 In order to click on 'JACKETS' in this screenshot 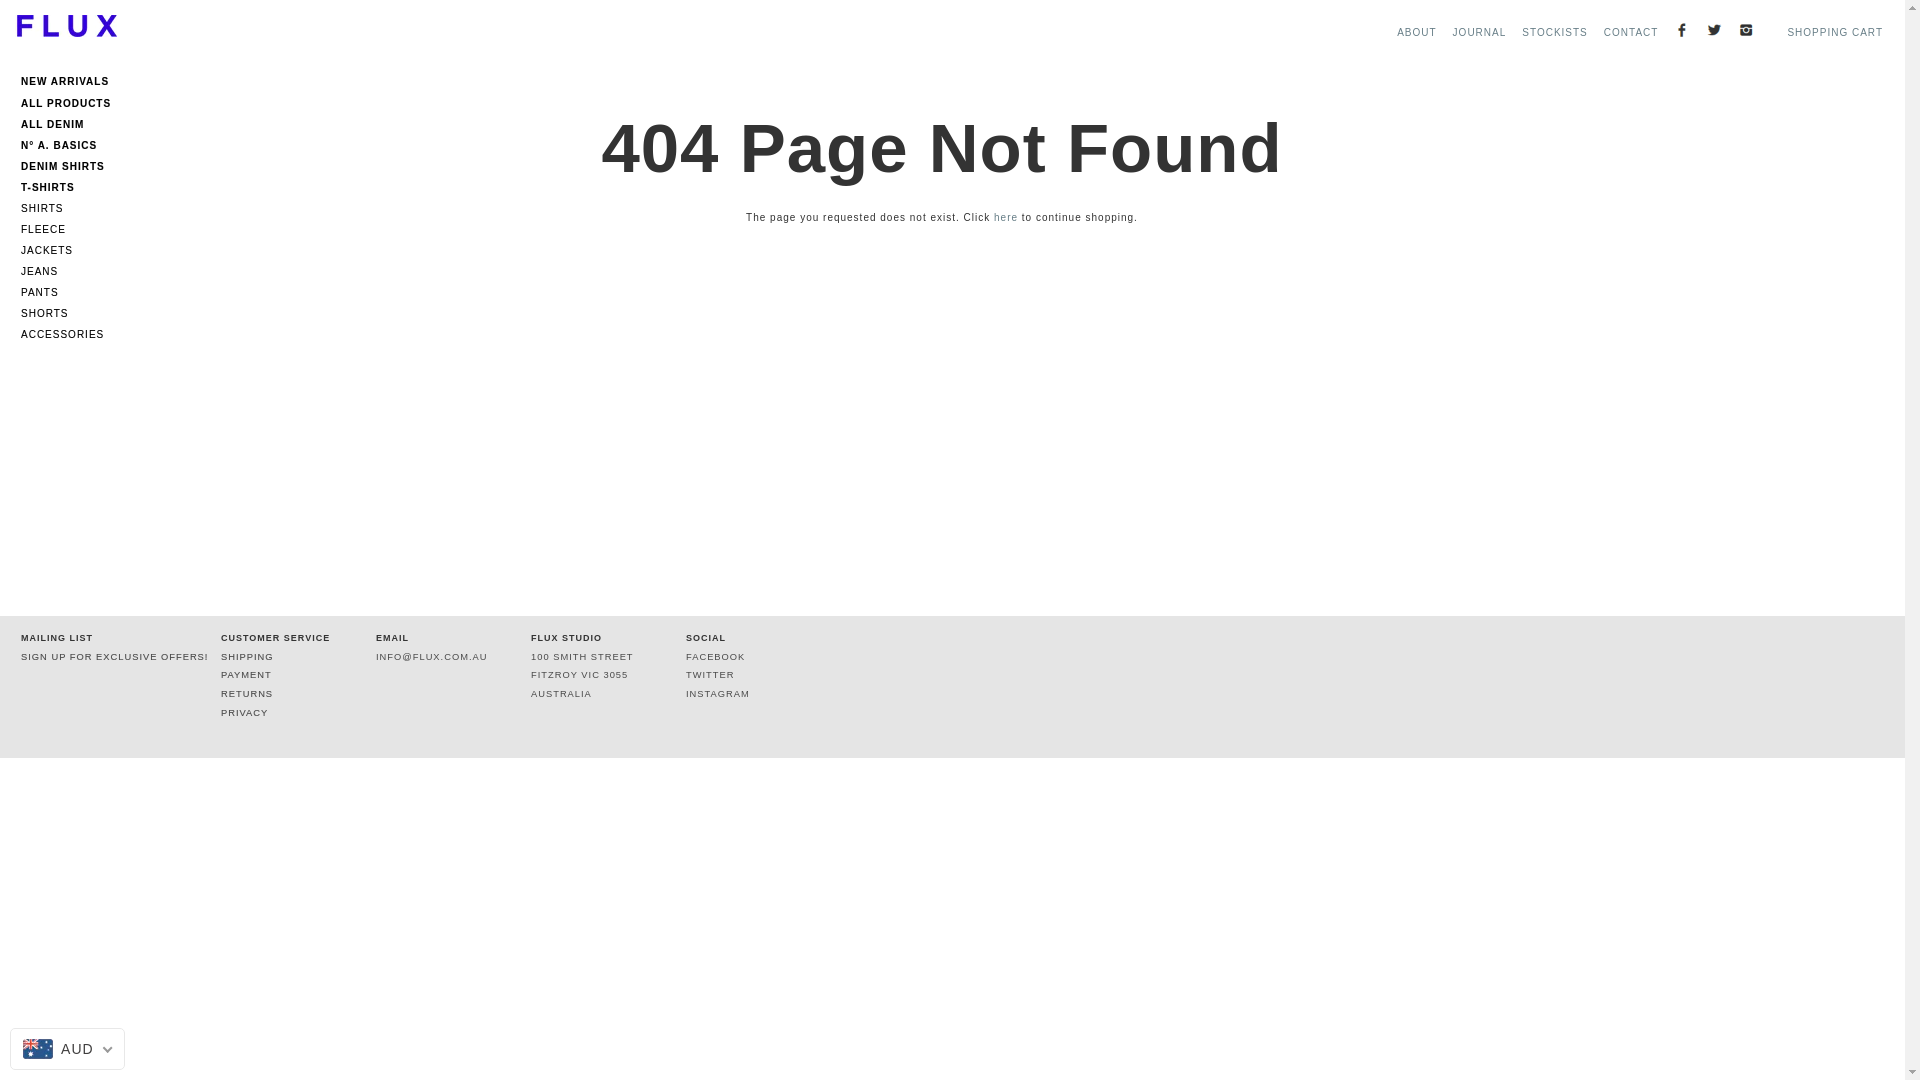, I will do `click(71, 249)`.